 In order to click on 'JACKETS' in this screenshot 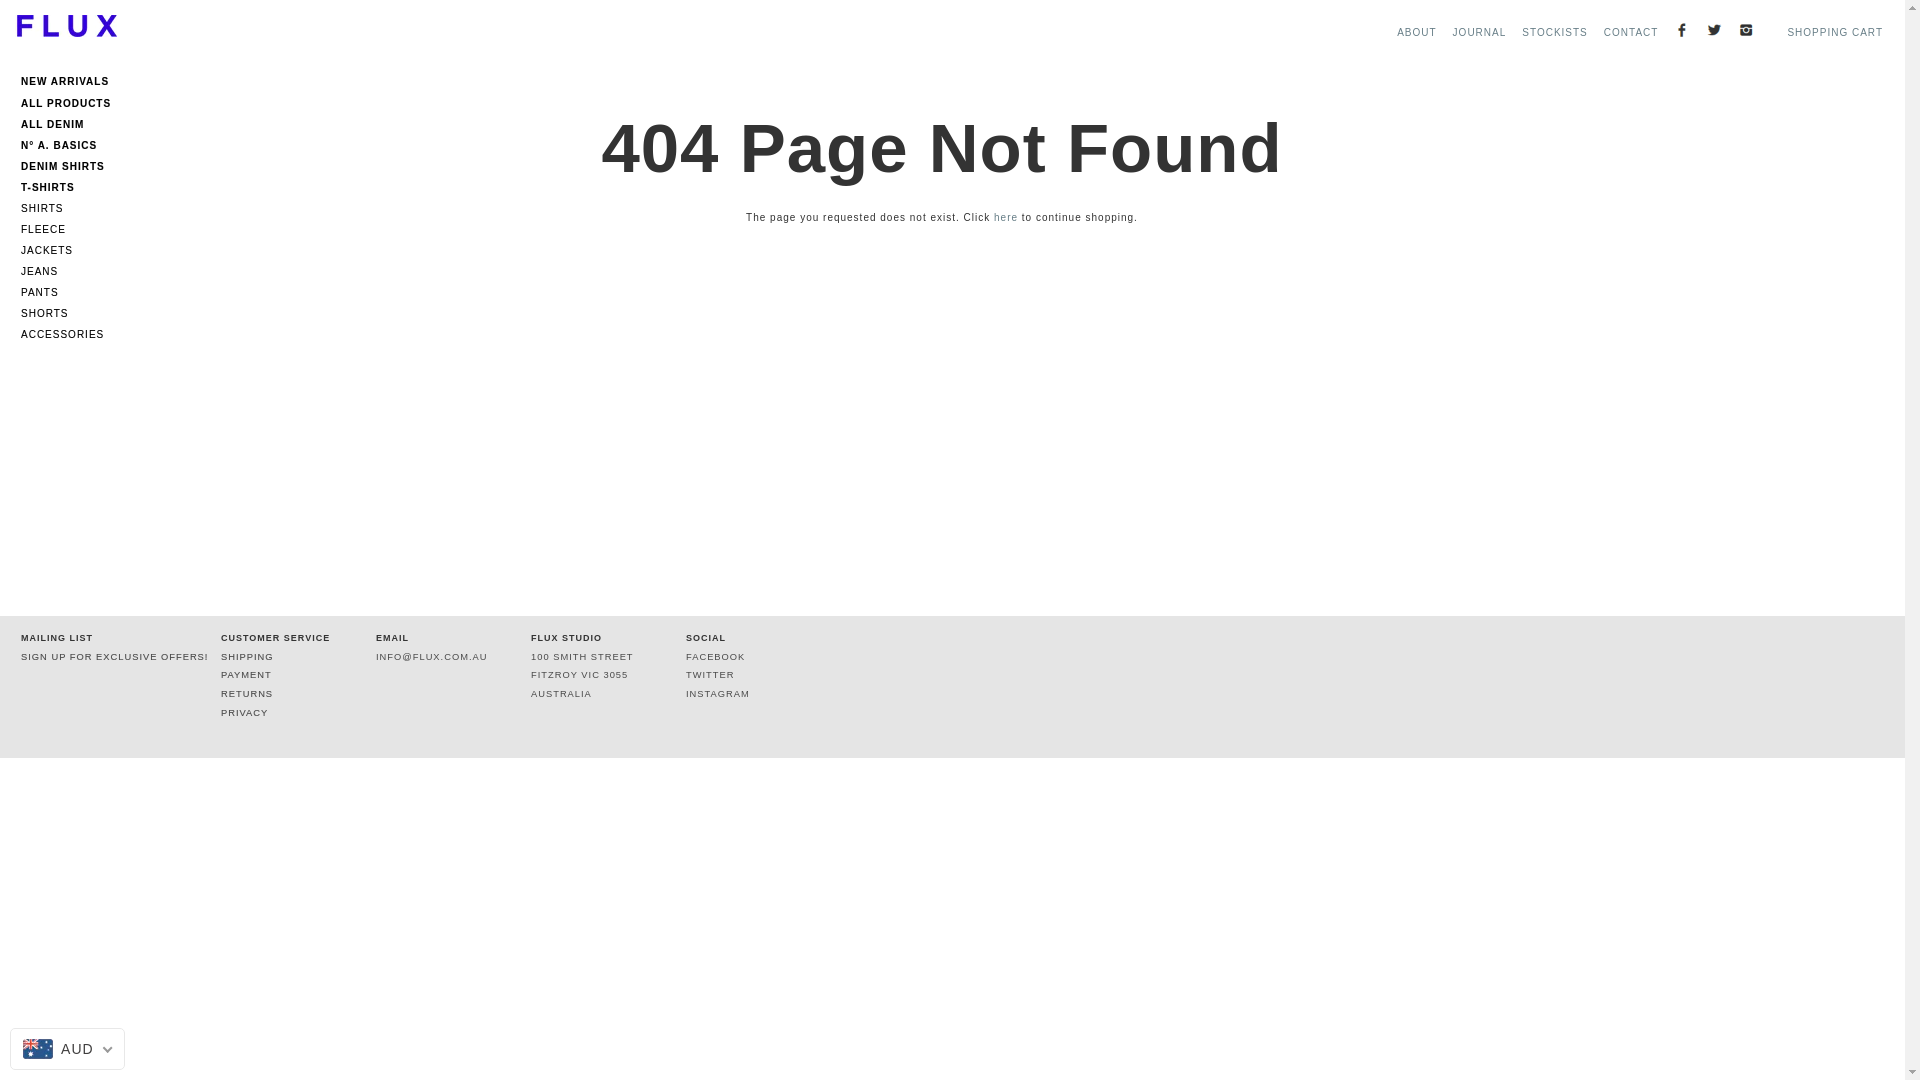, I will do `click(71, 249)`.